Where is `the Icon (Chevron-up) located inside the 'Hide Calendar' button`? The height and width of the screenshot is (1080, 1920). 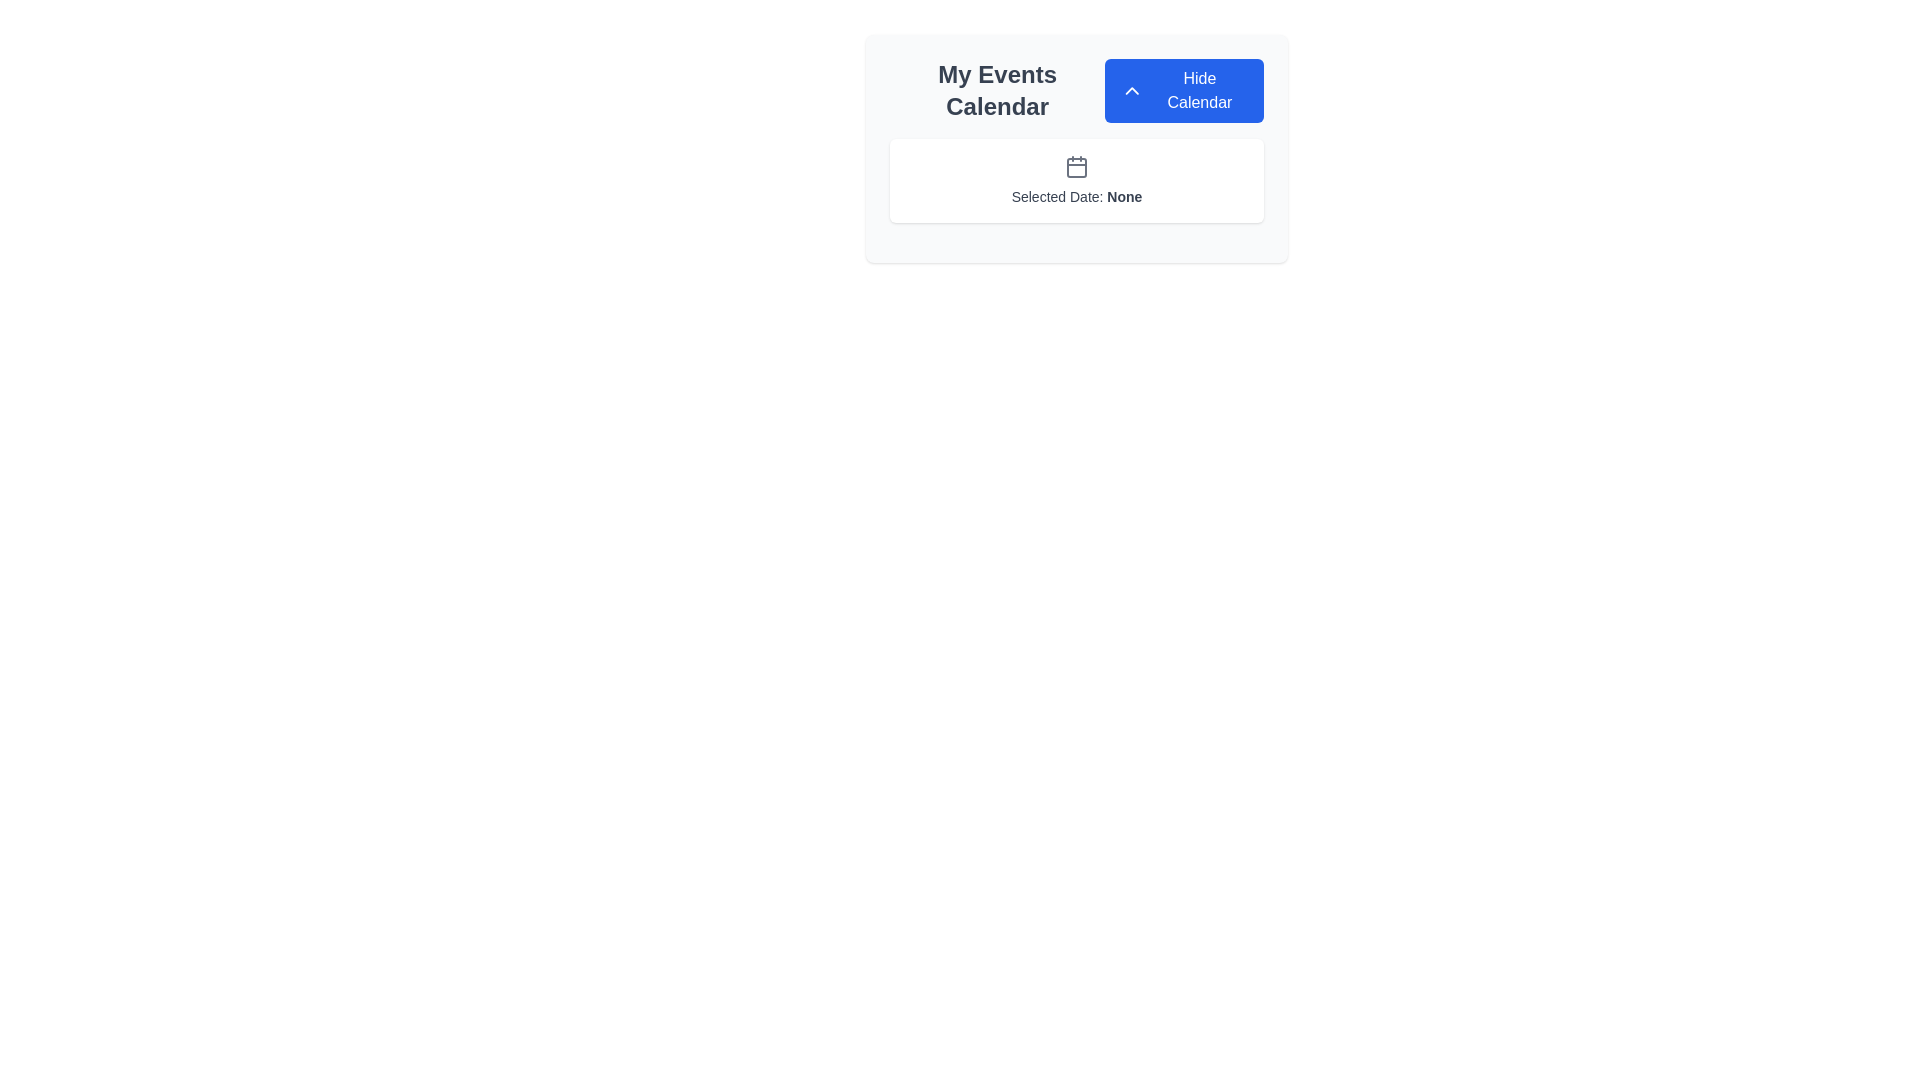 the Icon (Chevron-up) located inside the 'Hide Calendar' button is located at coordinates (1132, 91).